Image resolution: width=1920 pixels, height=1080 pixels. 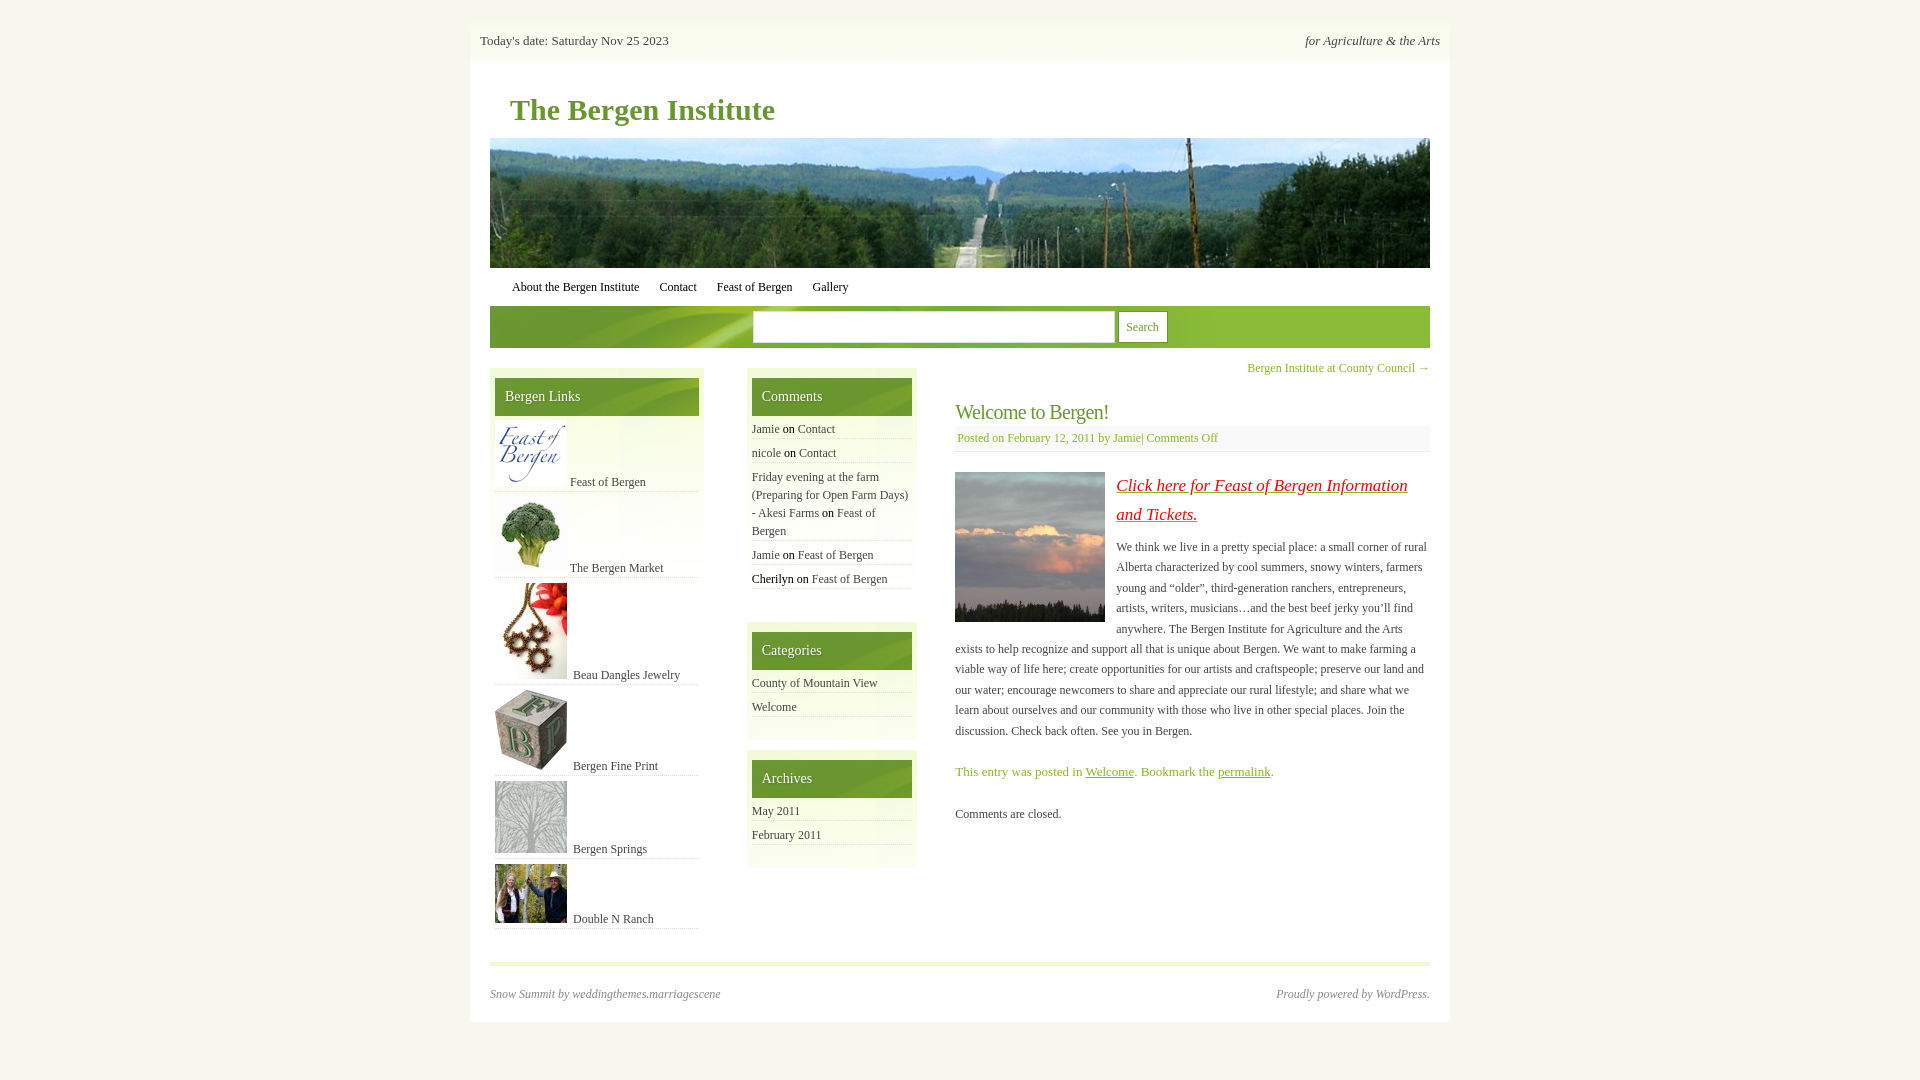 I want to click on 'Click here for Feast of Bergen Information and Tickets.', so click(x=1260, y=499).